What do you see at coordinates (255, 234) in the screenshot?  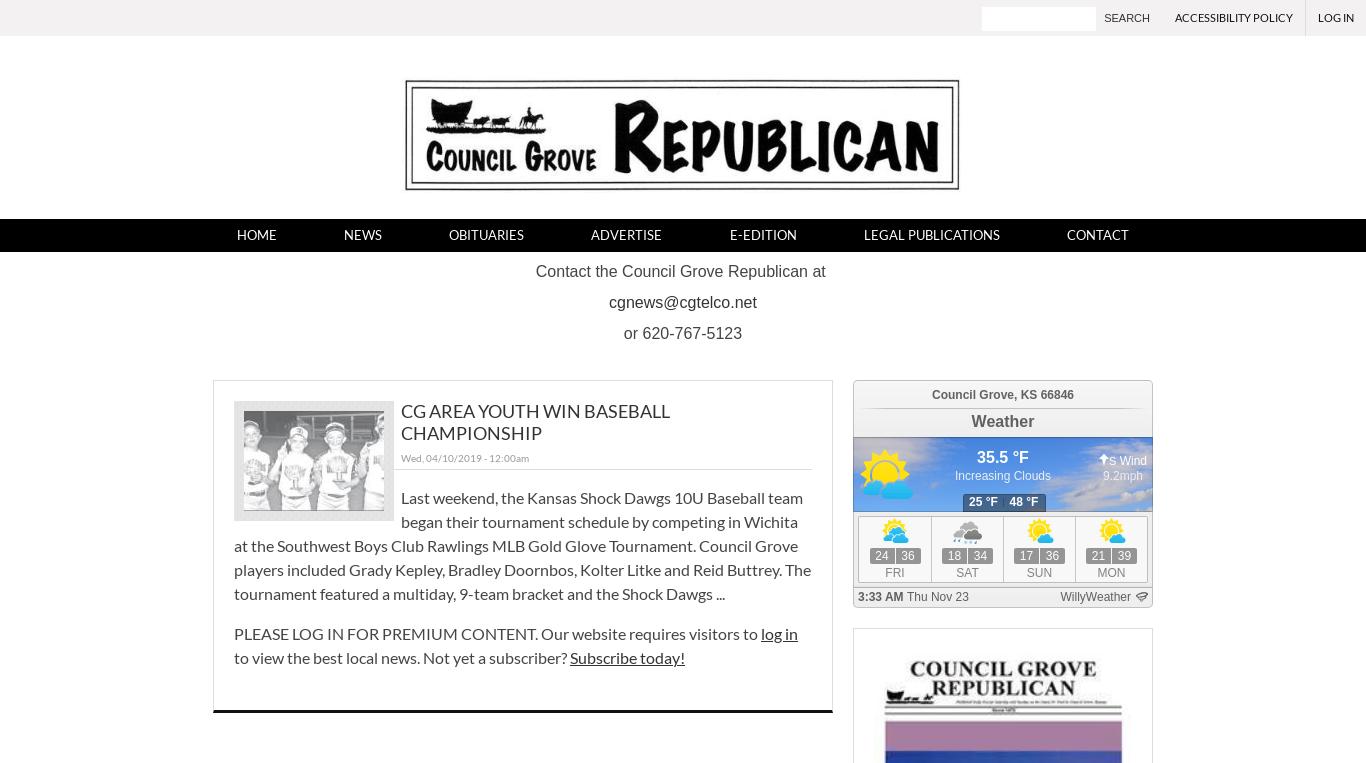 I see `'Home'` at bounding box center [255, 234].